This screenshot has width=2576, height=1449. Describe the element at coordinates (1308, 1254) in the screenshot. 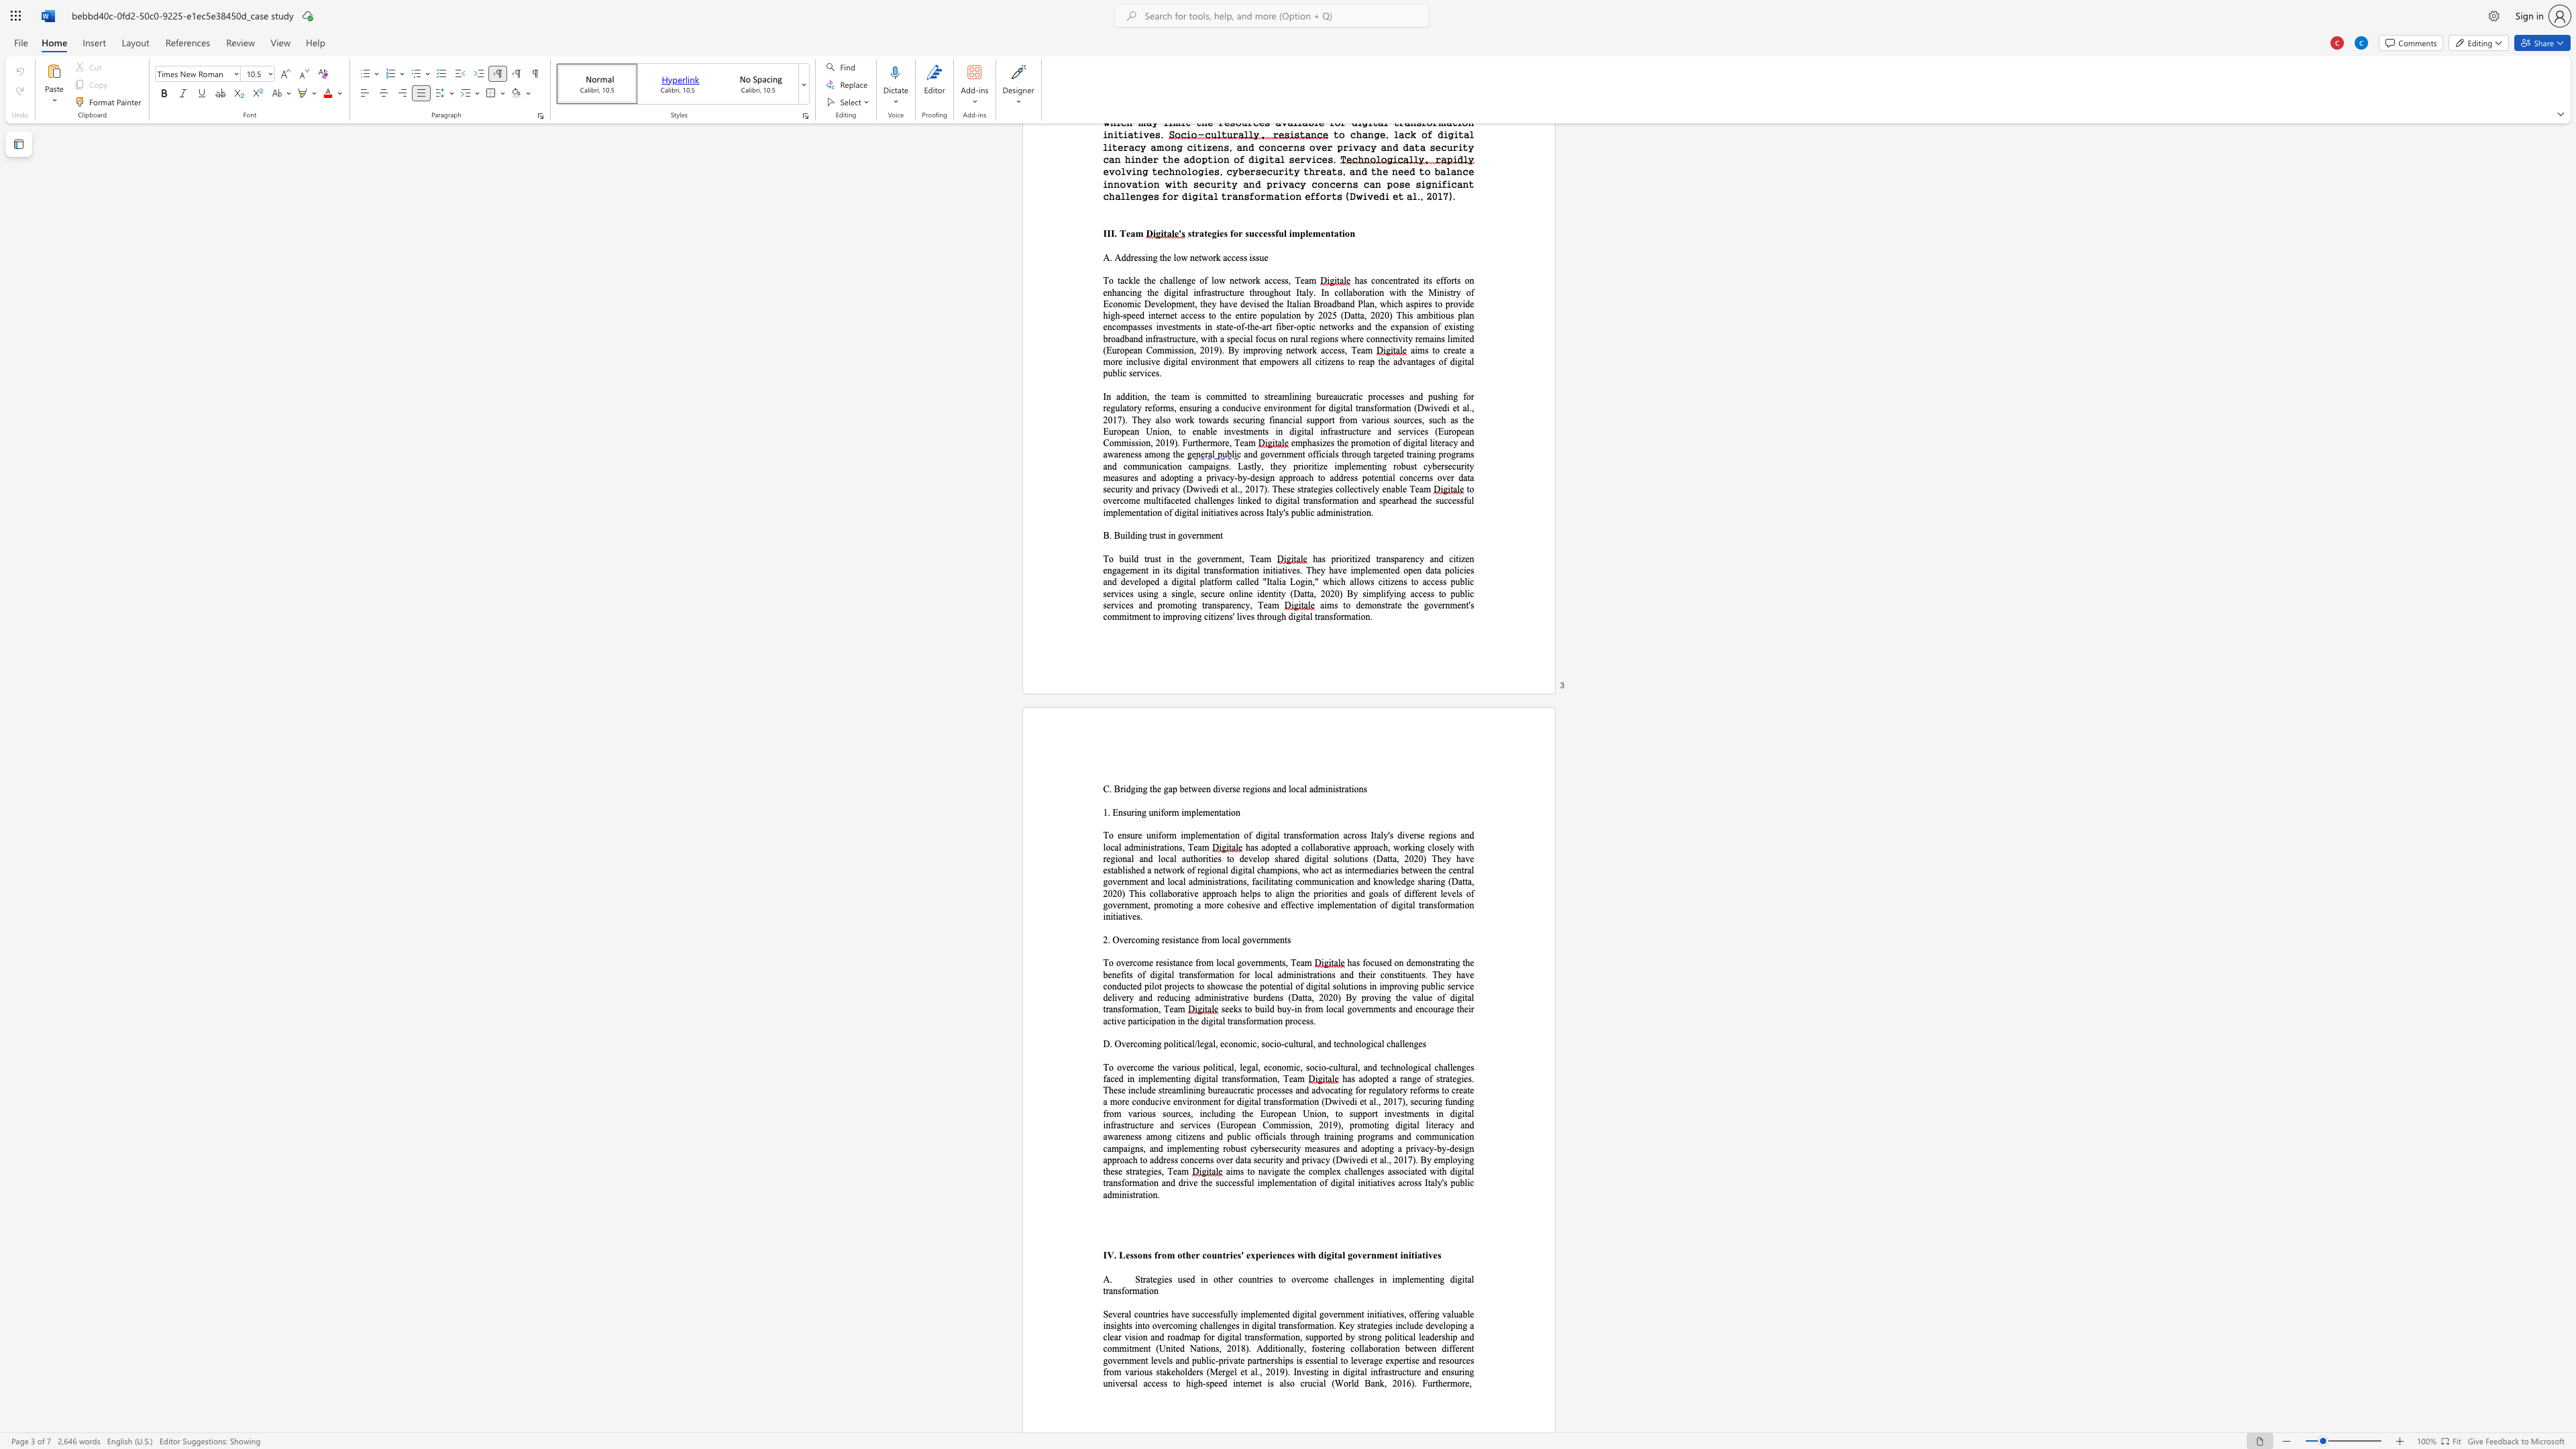

I see `the 3th character "t" in the text` at that location.